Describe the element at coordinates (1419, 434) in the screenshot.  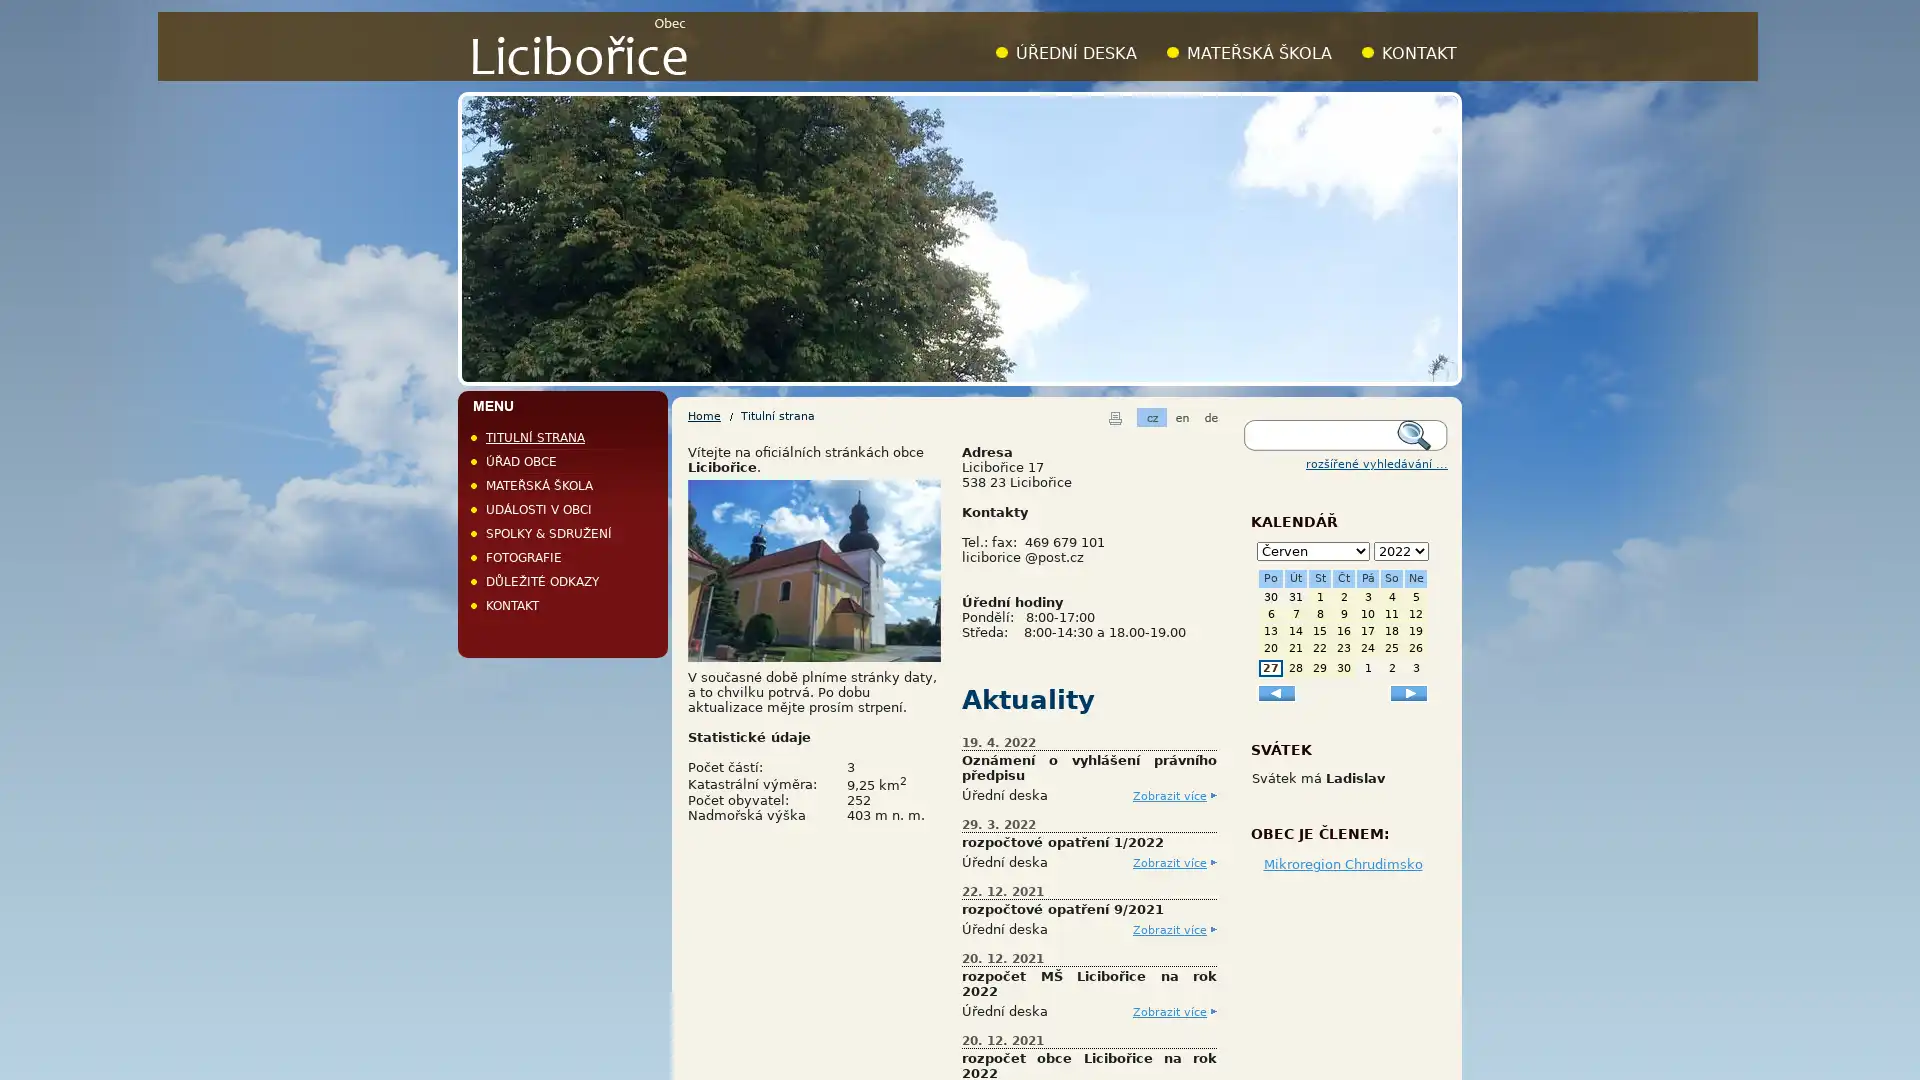
I see `Hledat` at that location.